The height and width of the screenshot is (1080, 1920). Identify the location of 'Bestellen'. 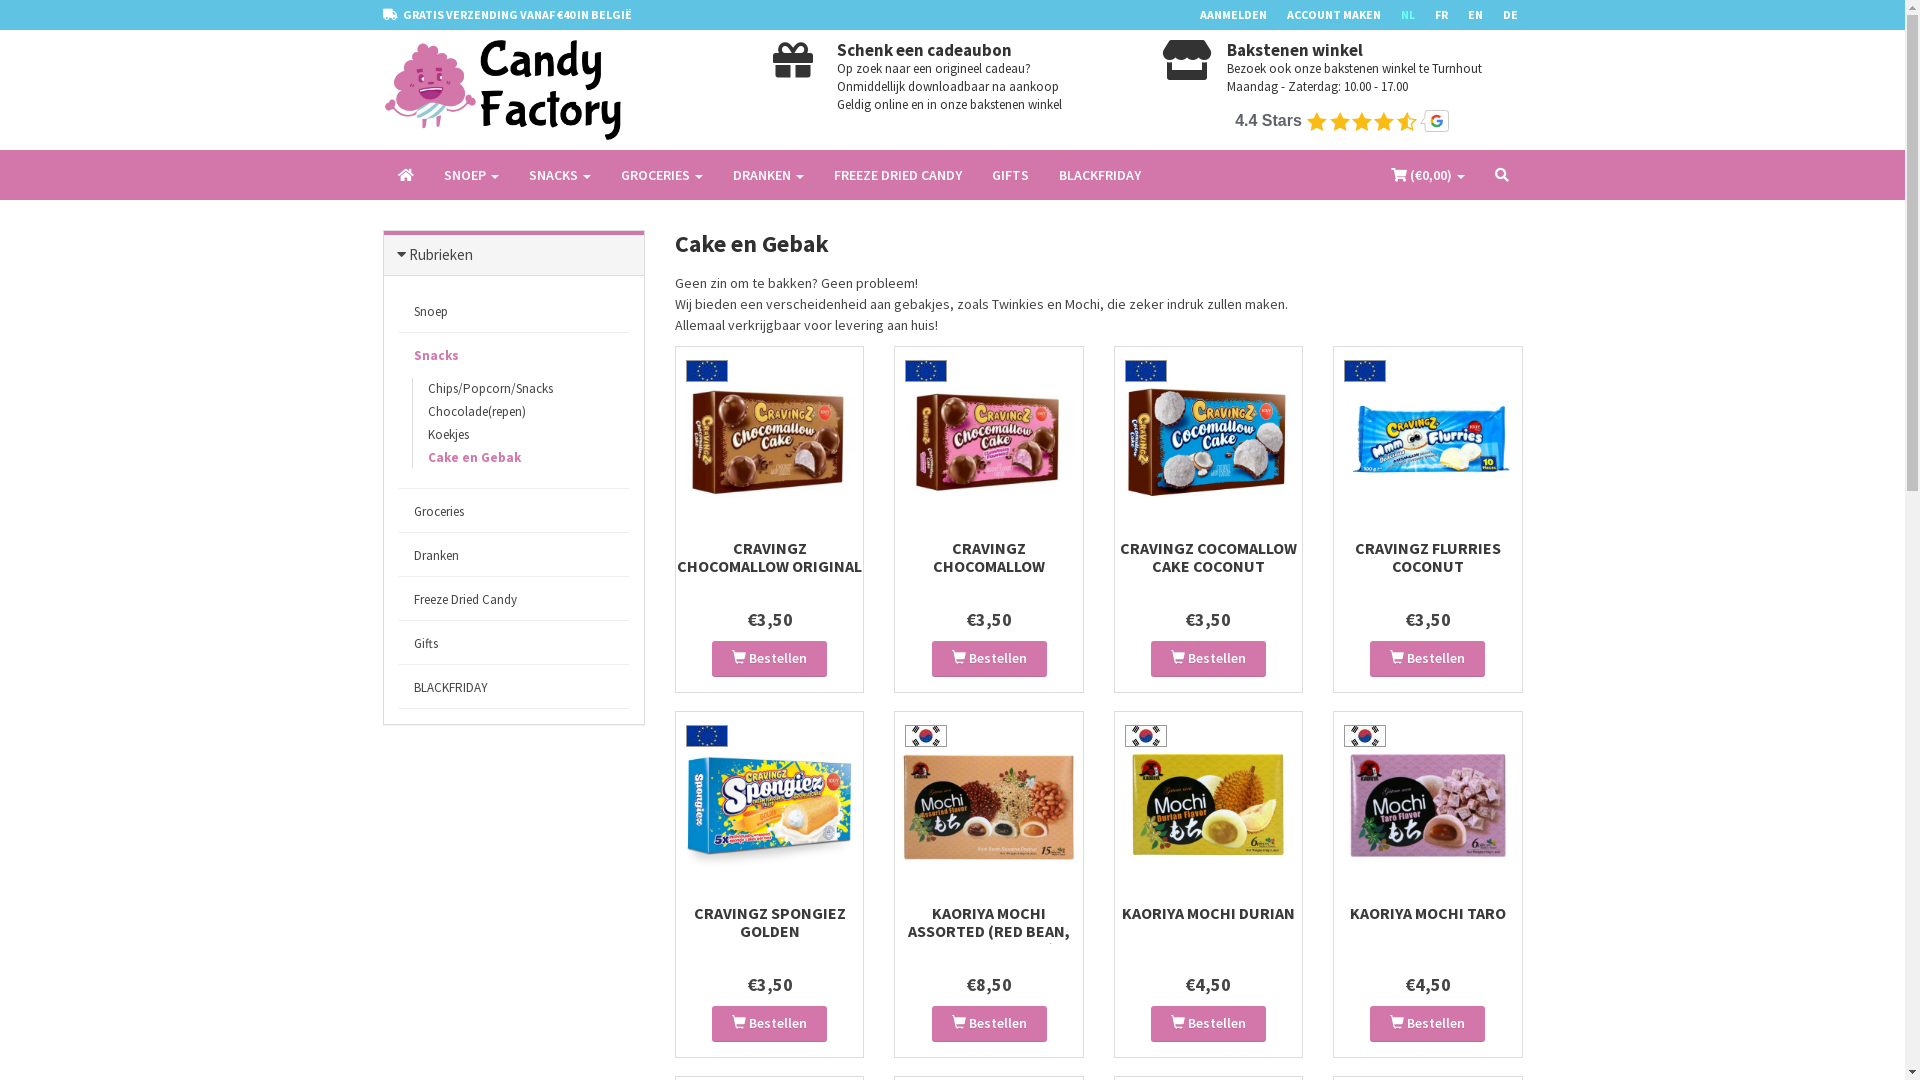
(768, 659).